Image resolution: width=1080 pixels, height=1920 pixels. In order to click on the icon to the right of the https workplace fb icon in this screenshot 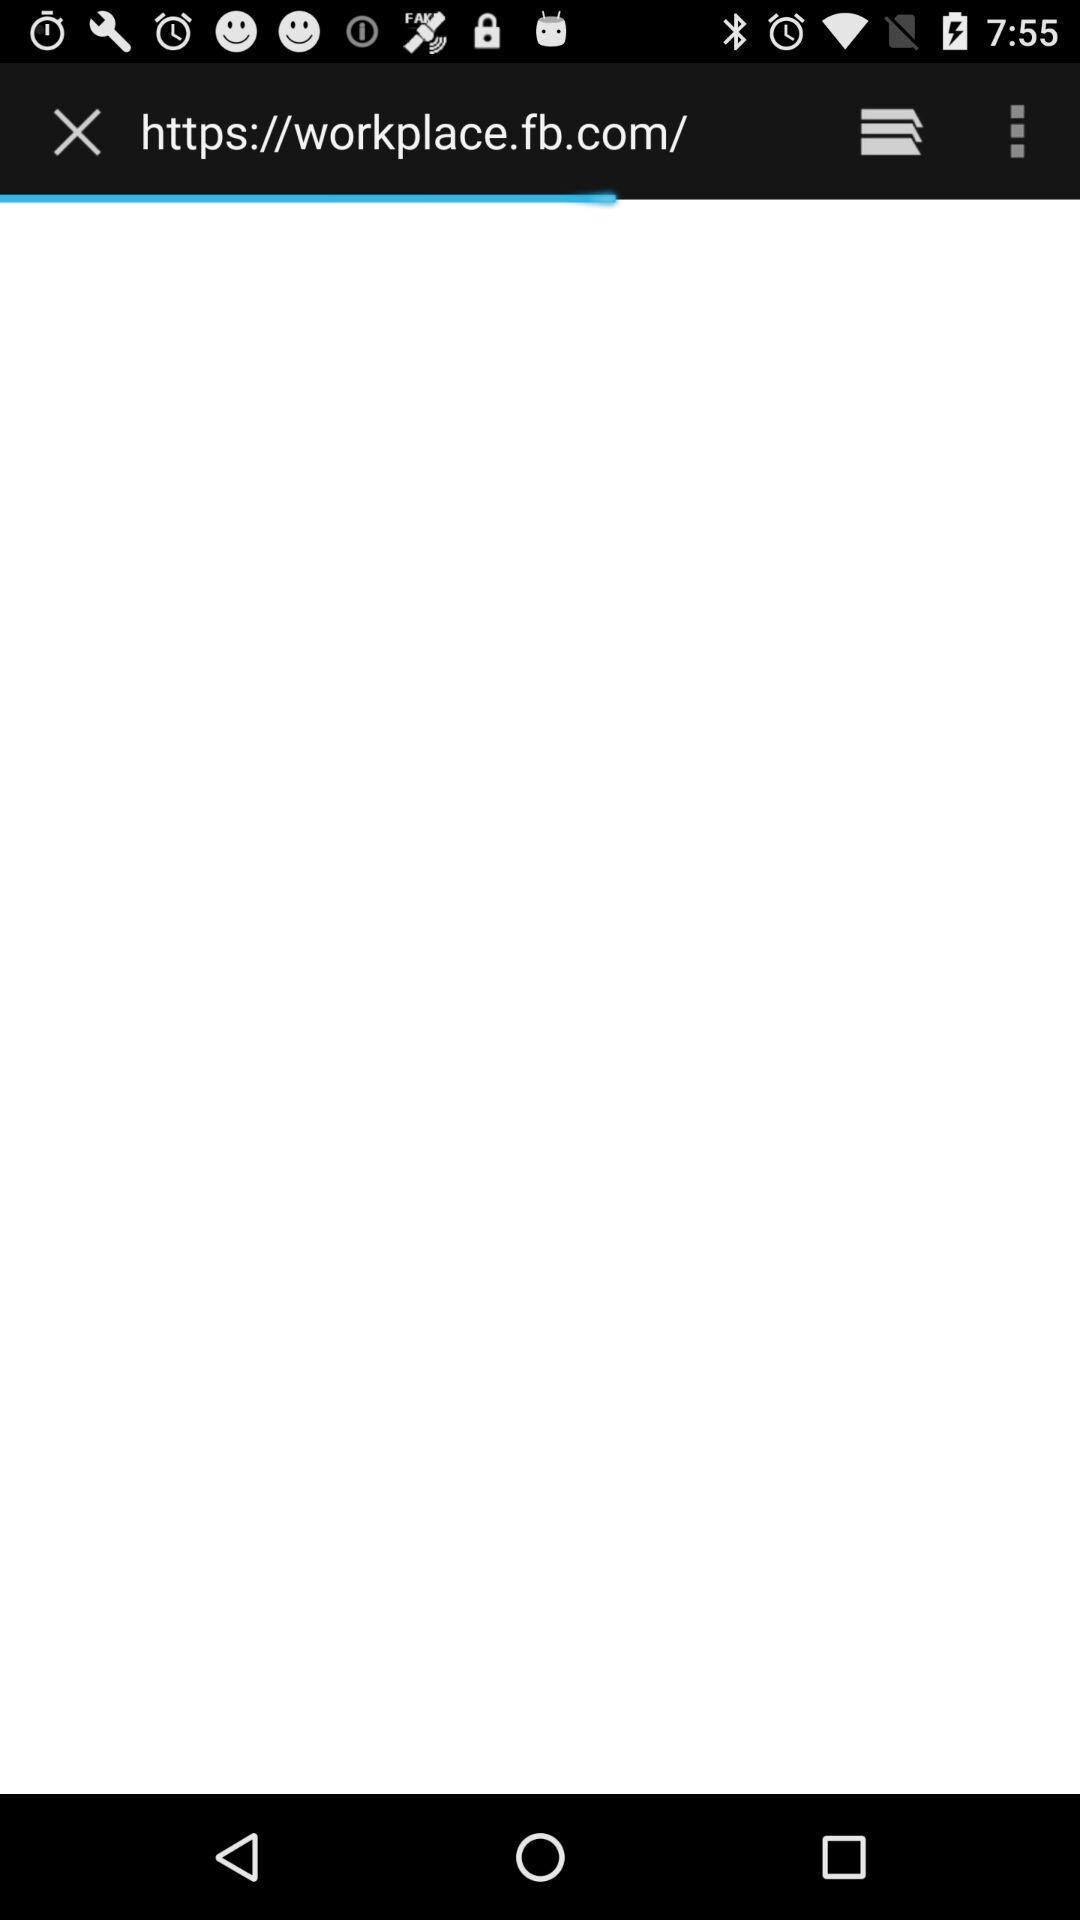, I will do `click(890, 130)`.